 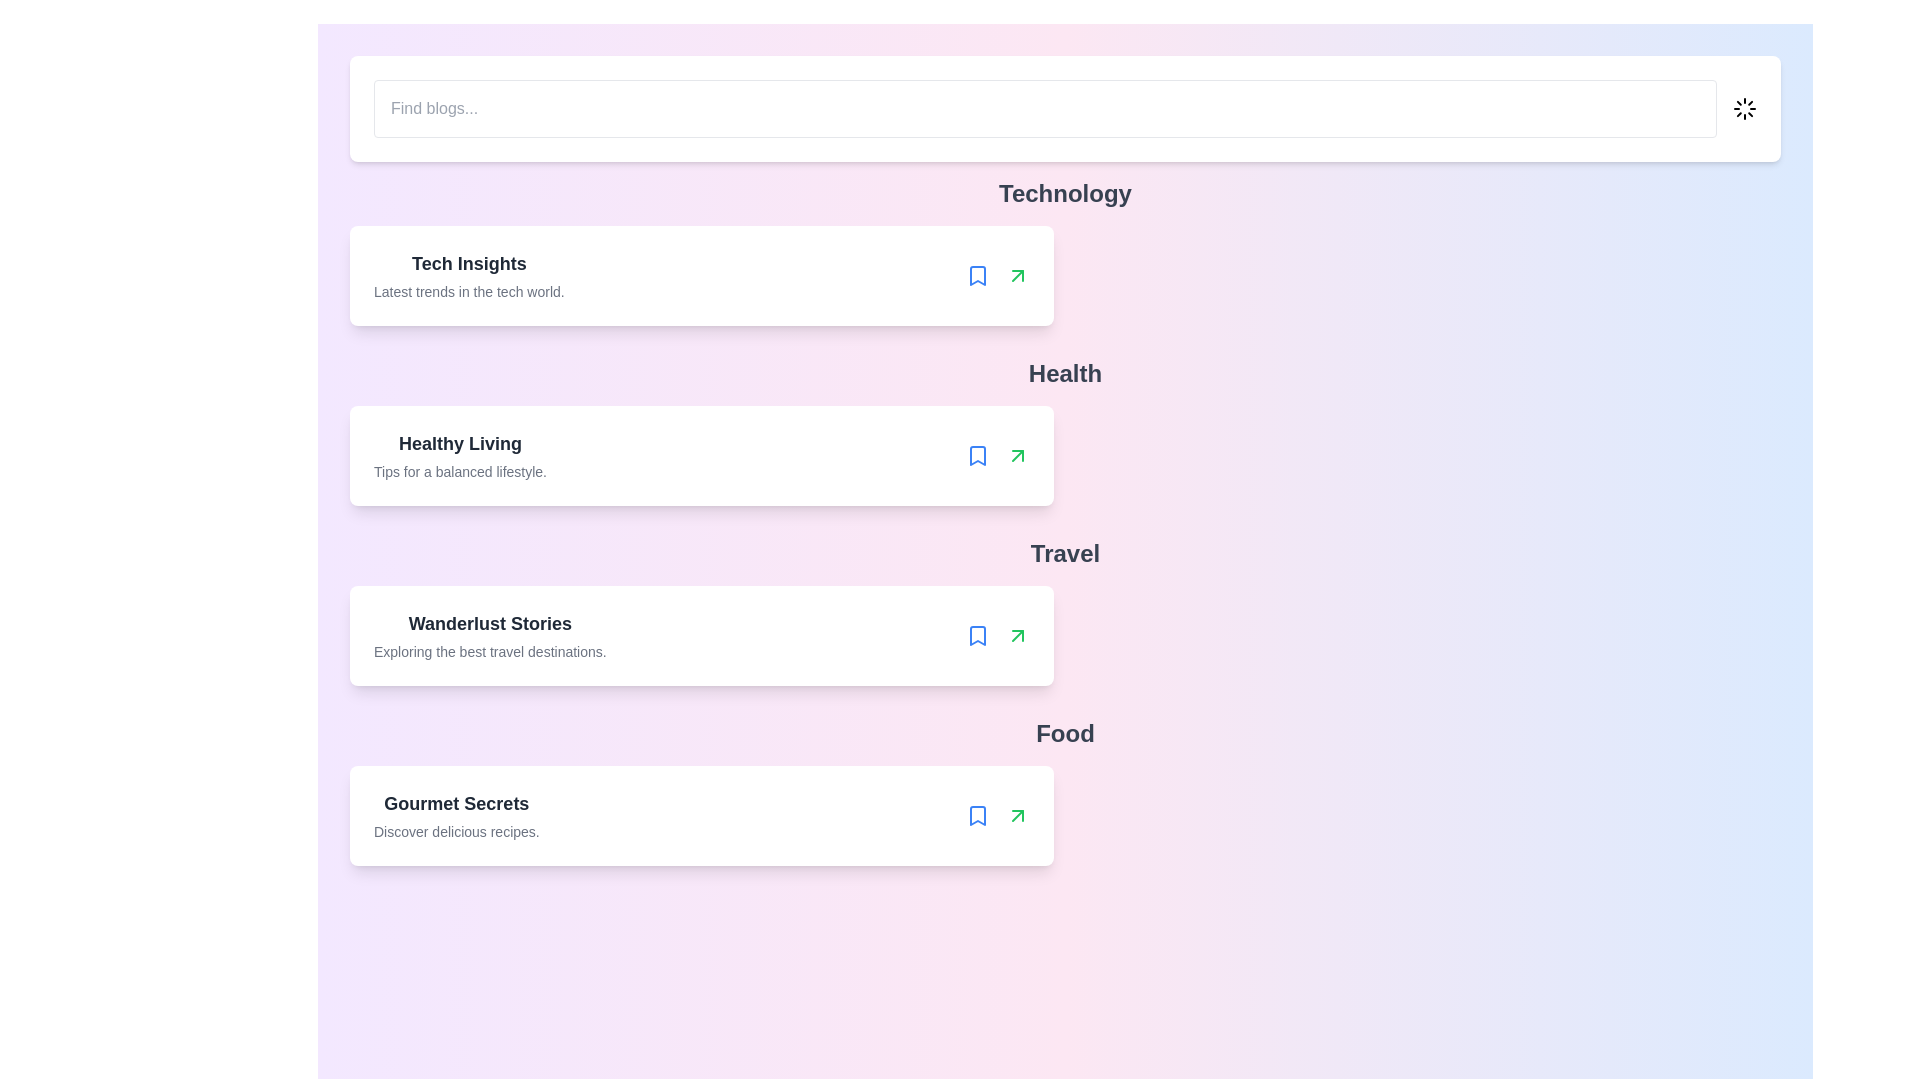 What do you see at coordinates (997, 816) in the screenshot?
I see `the green arrow icon in the cluster located at the far right side of the 'Gourmet Secrets' card` at bounding box center [997, 816].